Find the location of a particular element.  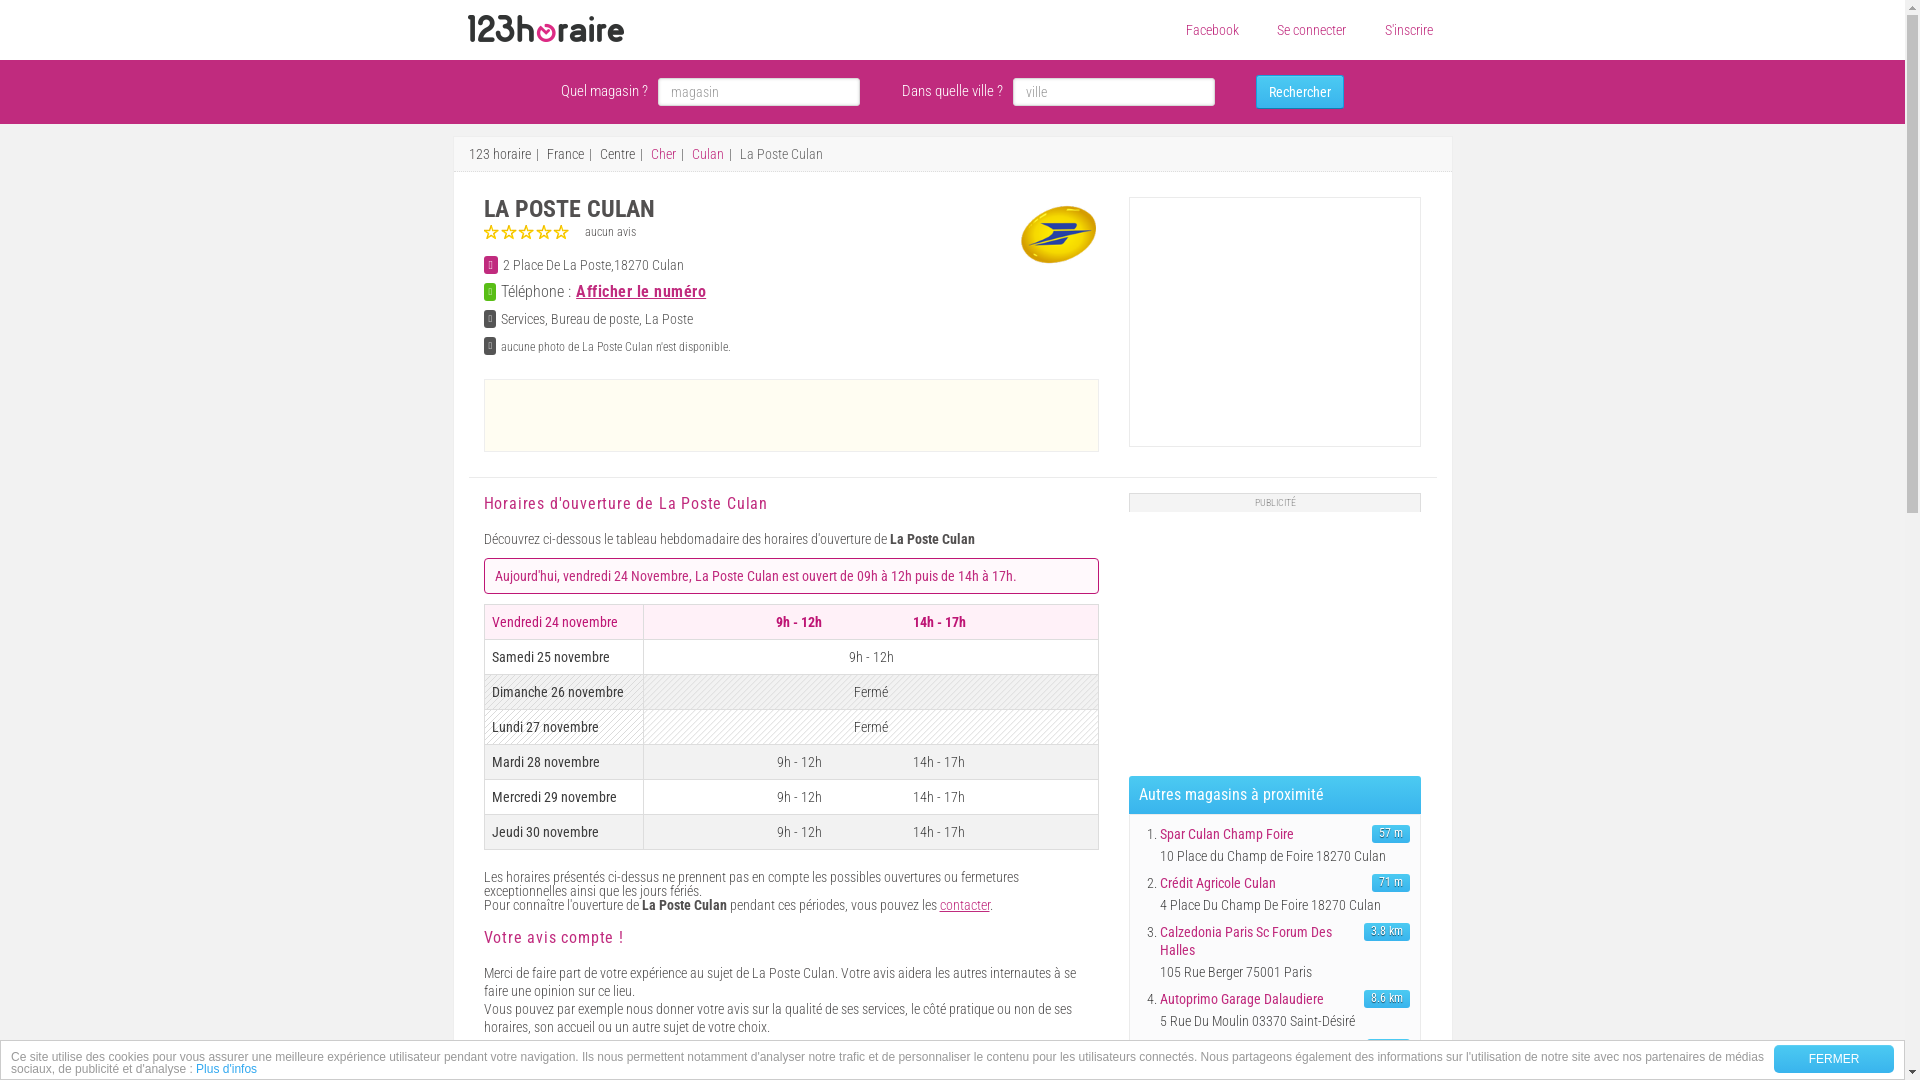

'S'inscrire' is located at coordinates (1406, 30).